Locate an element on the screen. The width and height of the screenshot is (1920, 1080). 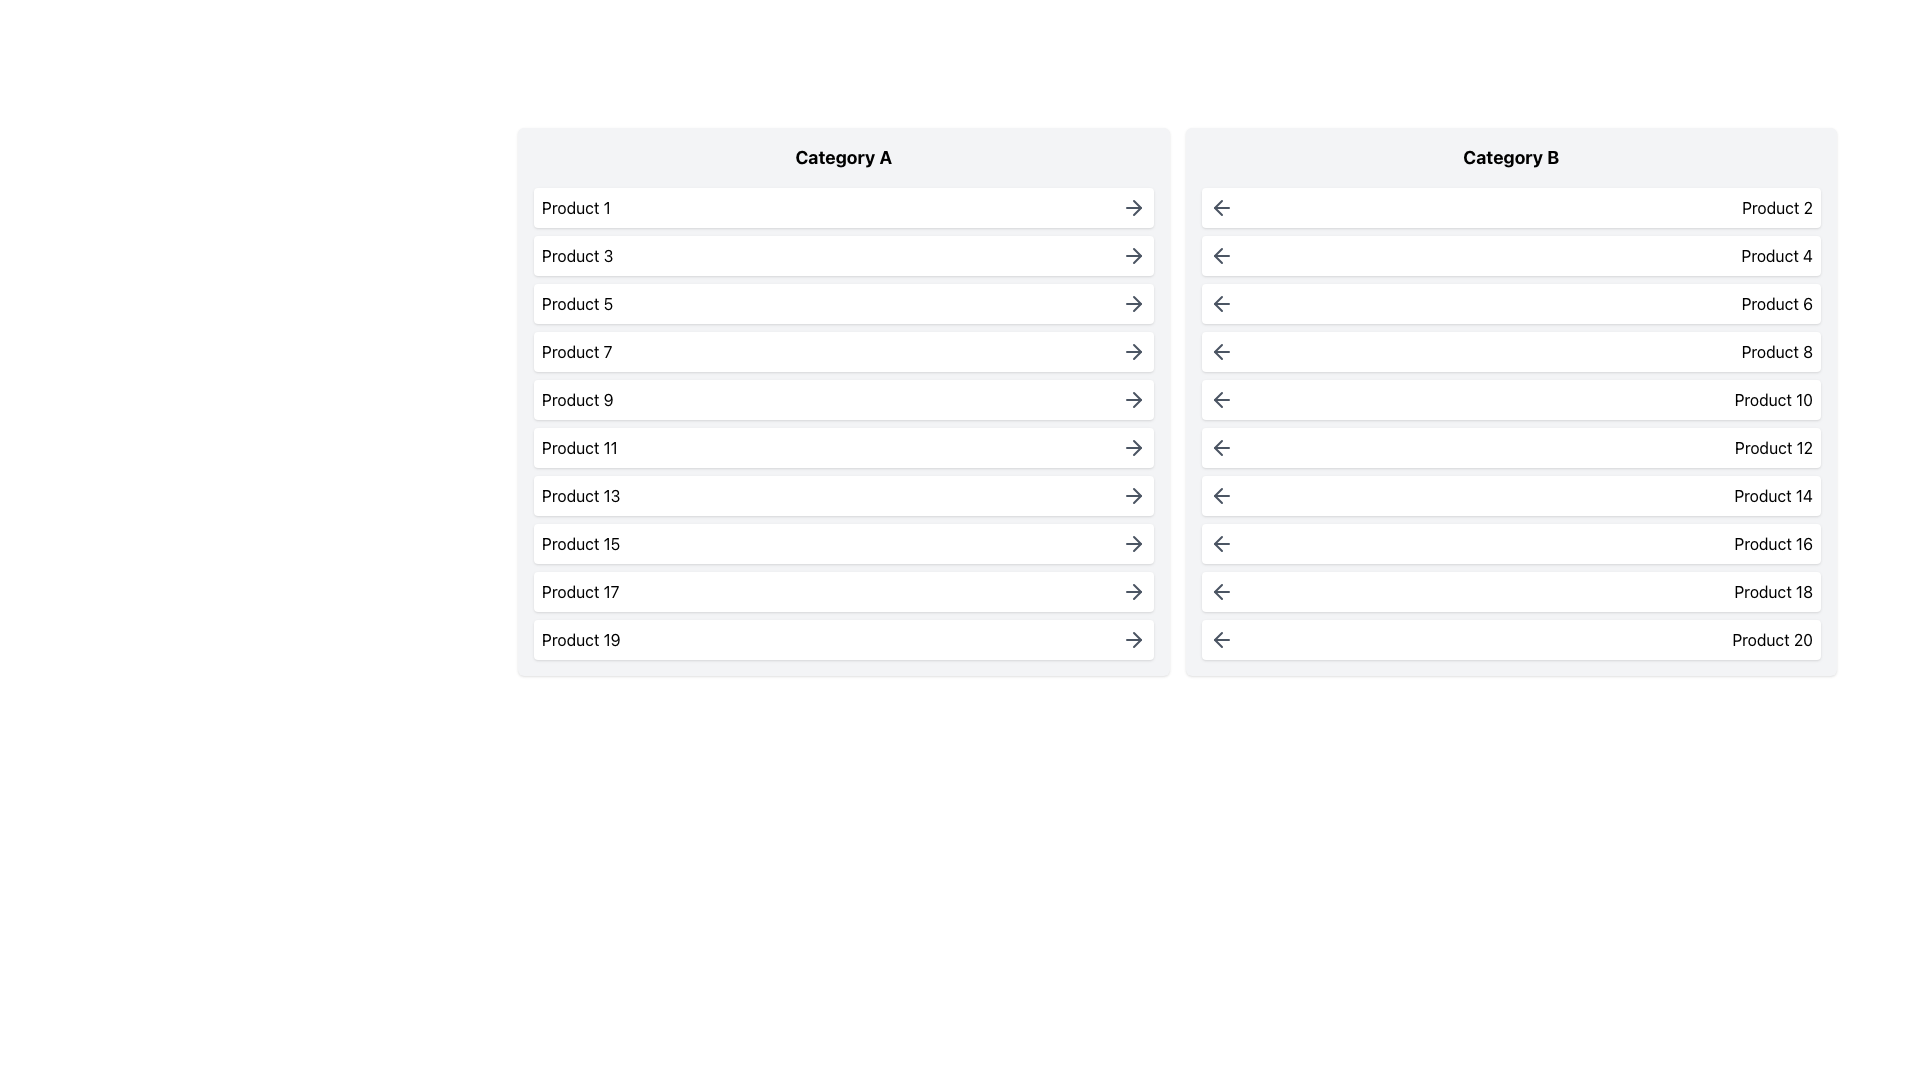
the list item box labeled 'Product 17' is located at coordinates (843, 590).